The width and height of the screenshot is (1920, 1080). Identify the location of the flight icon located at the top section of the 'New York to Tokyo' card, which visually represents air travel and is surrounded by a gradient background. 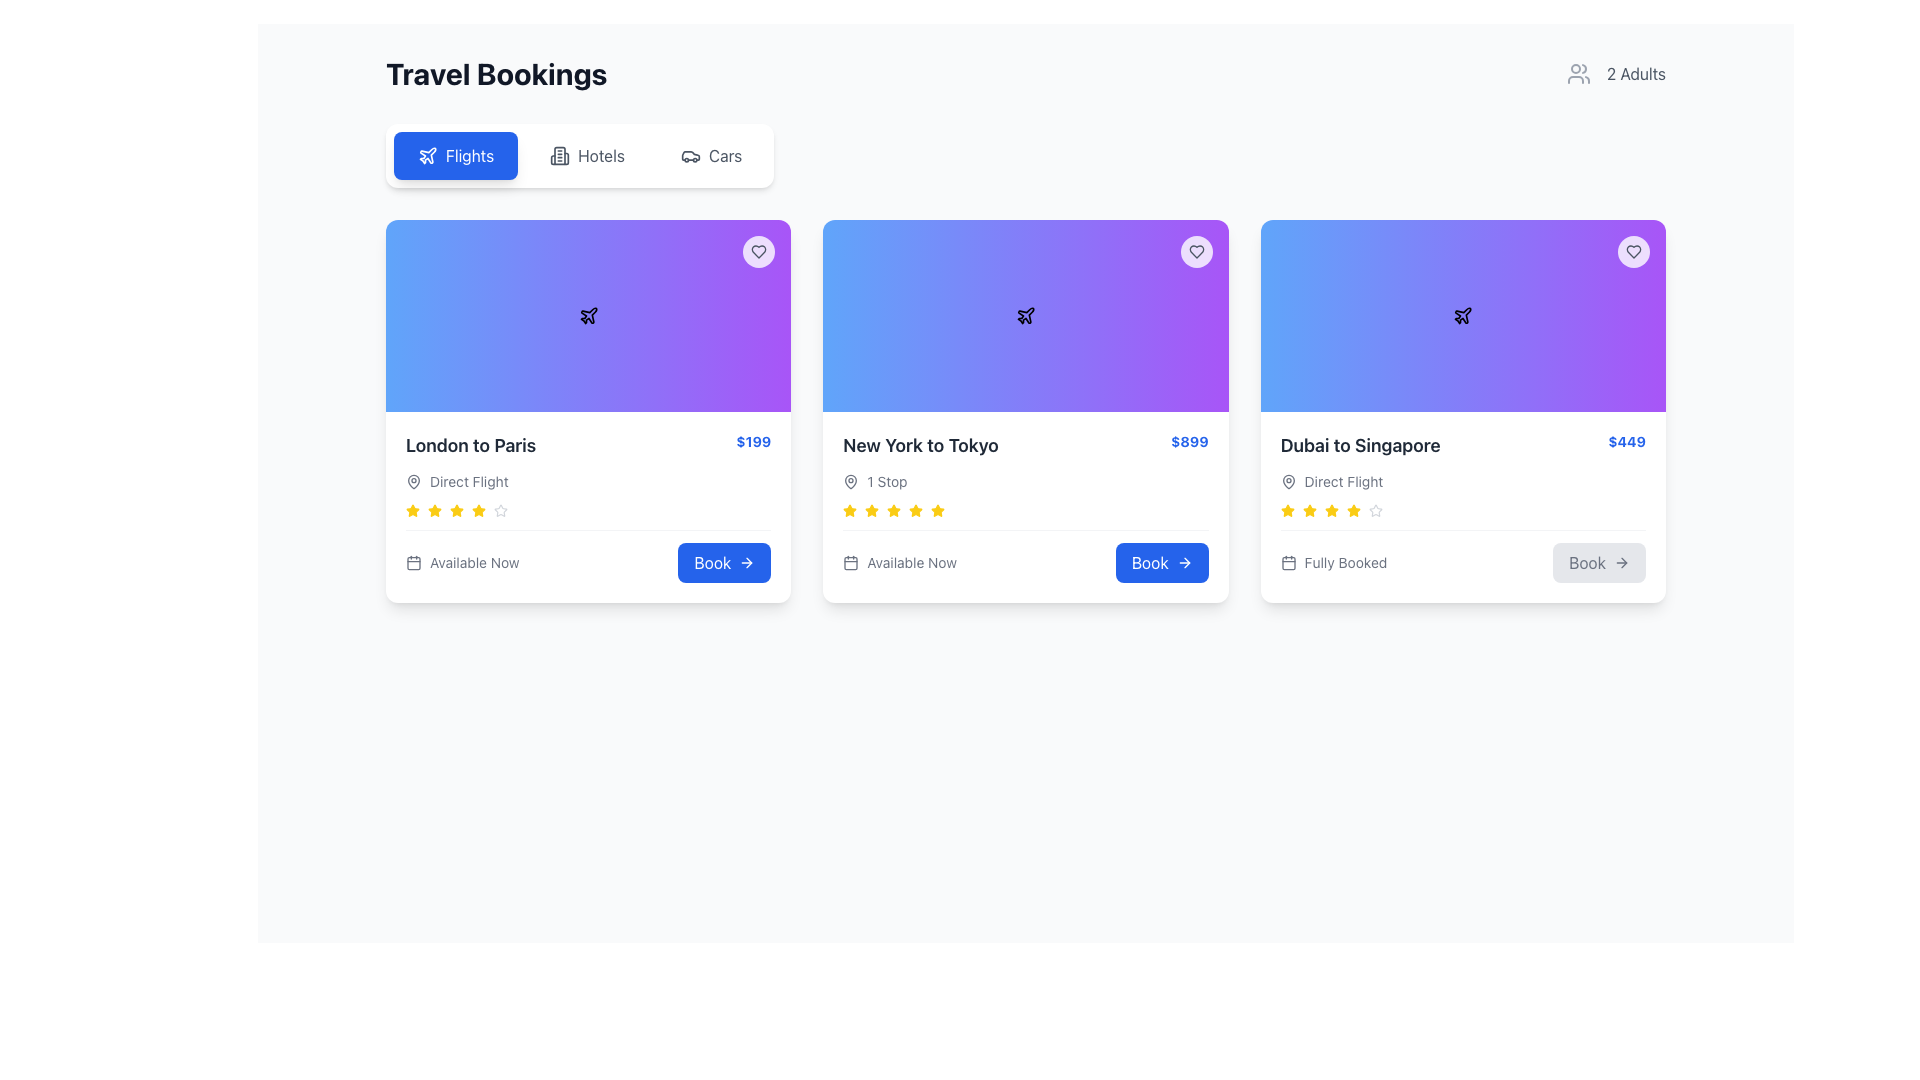
(1026, 315).